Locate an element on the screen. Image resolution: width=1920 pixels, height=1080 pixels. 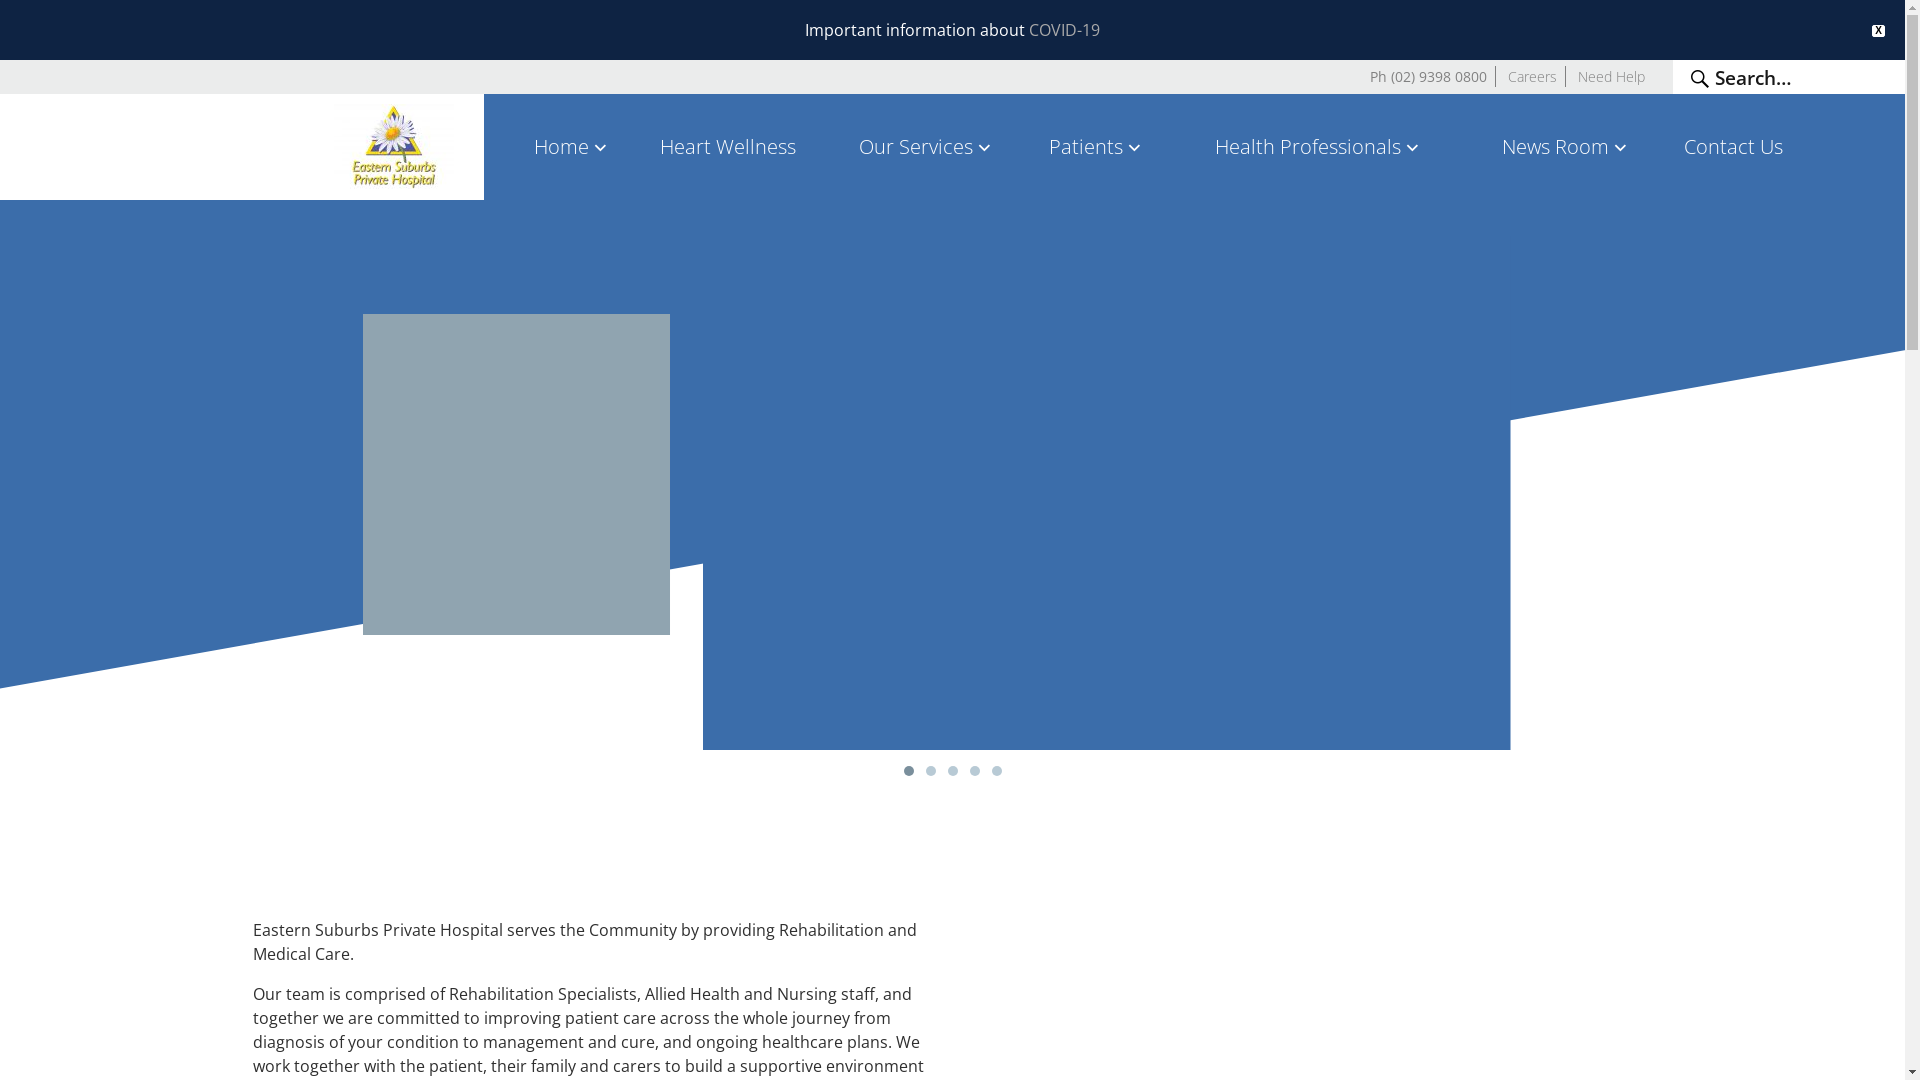
'Contact Us' is located at coordinates (1732, 145).